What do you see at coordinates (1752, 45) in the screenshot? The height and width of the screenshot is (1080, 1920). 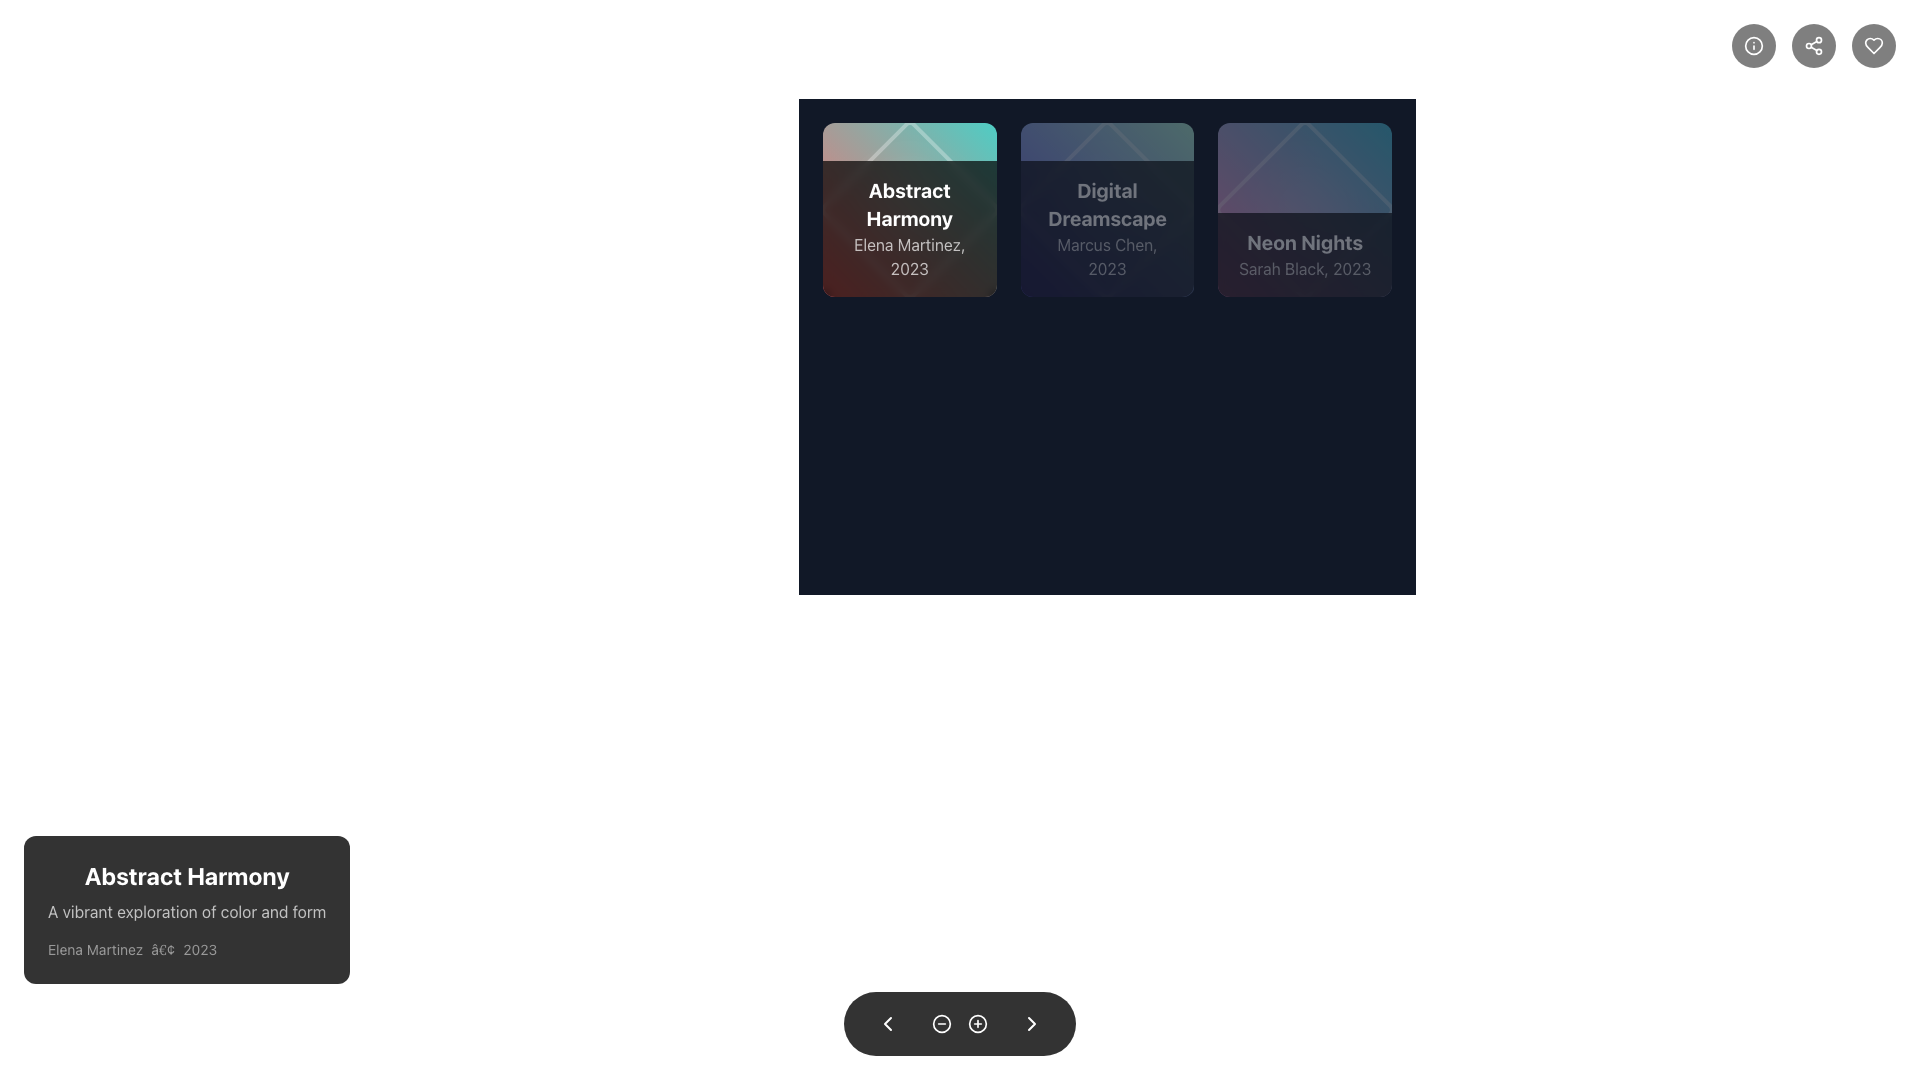 I see `the information icon in the top-right corner of the interface` at bounding box center [1752, 45].